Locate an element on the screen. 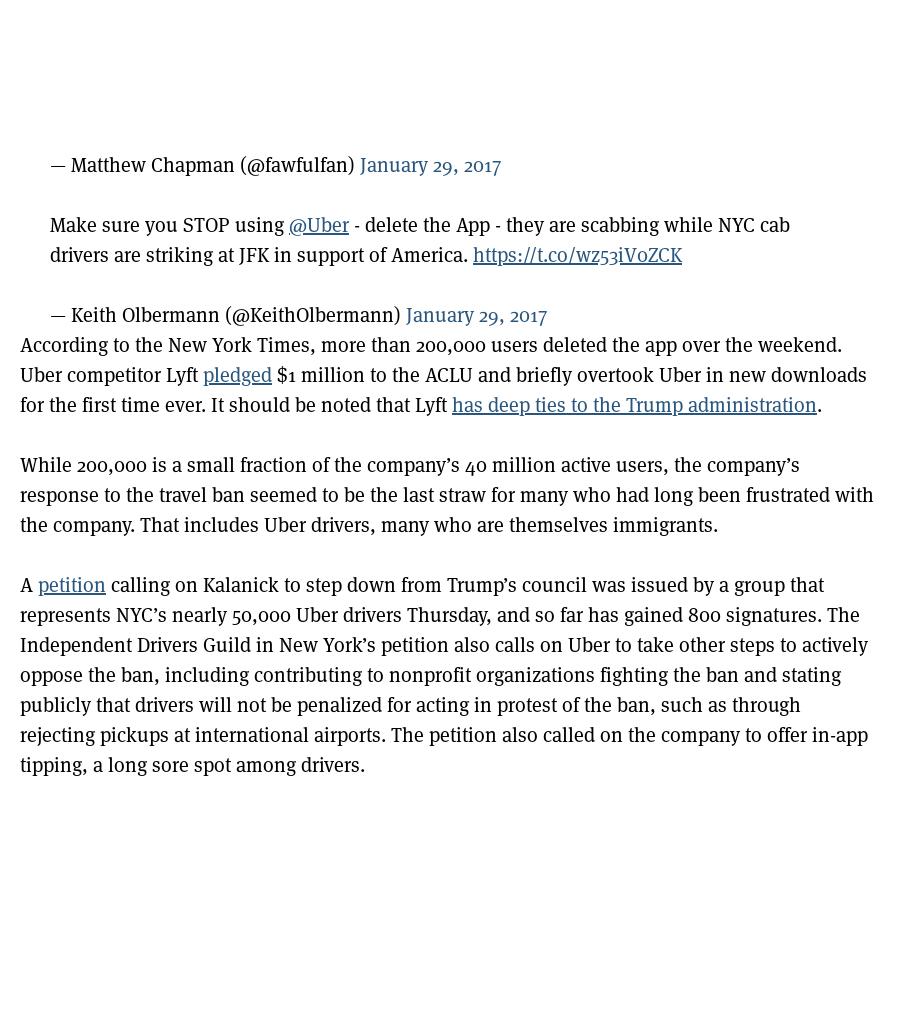  'According to the New York Times, more than 200,000 users deleted the app over the weekend. Uber competitor Lyft' is located at coordinates (431, 359).